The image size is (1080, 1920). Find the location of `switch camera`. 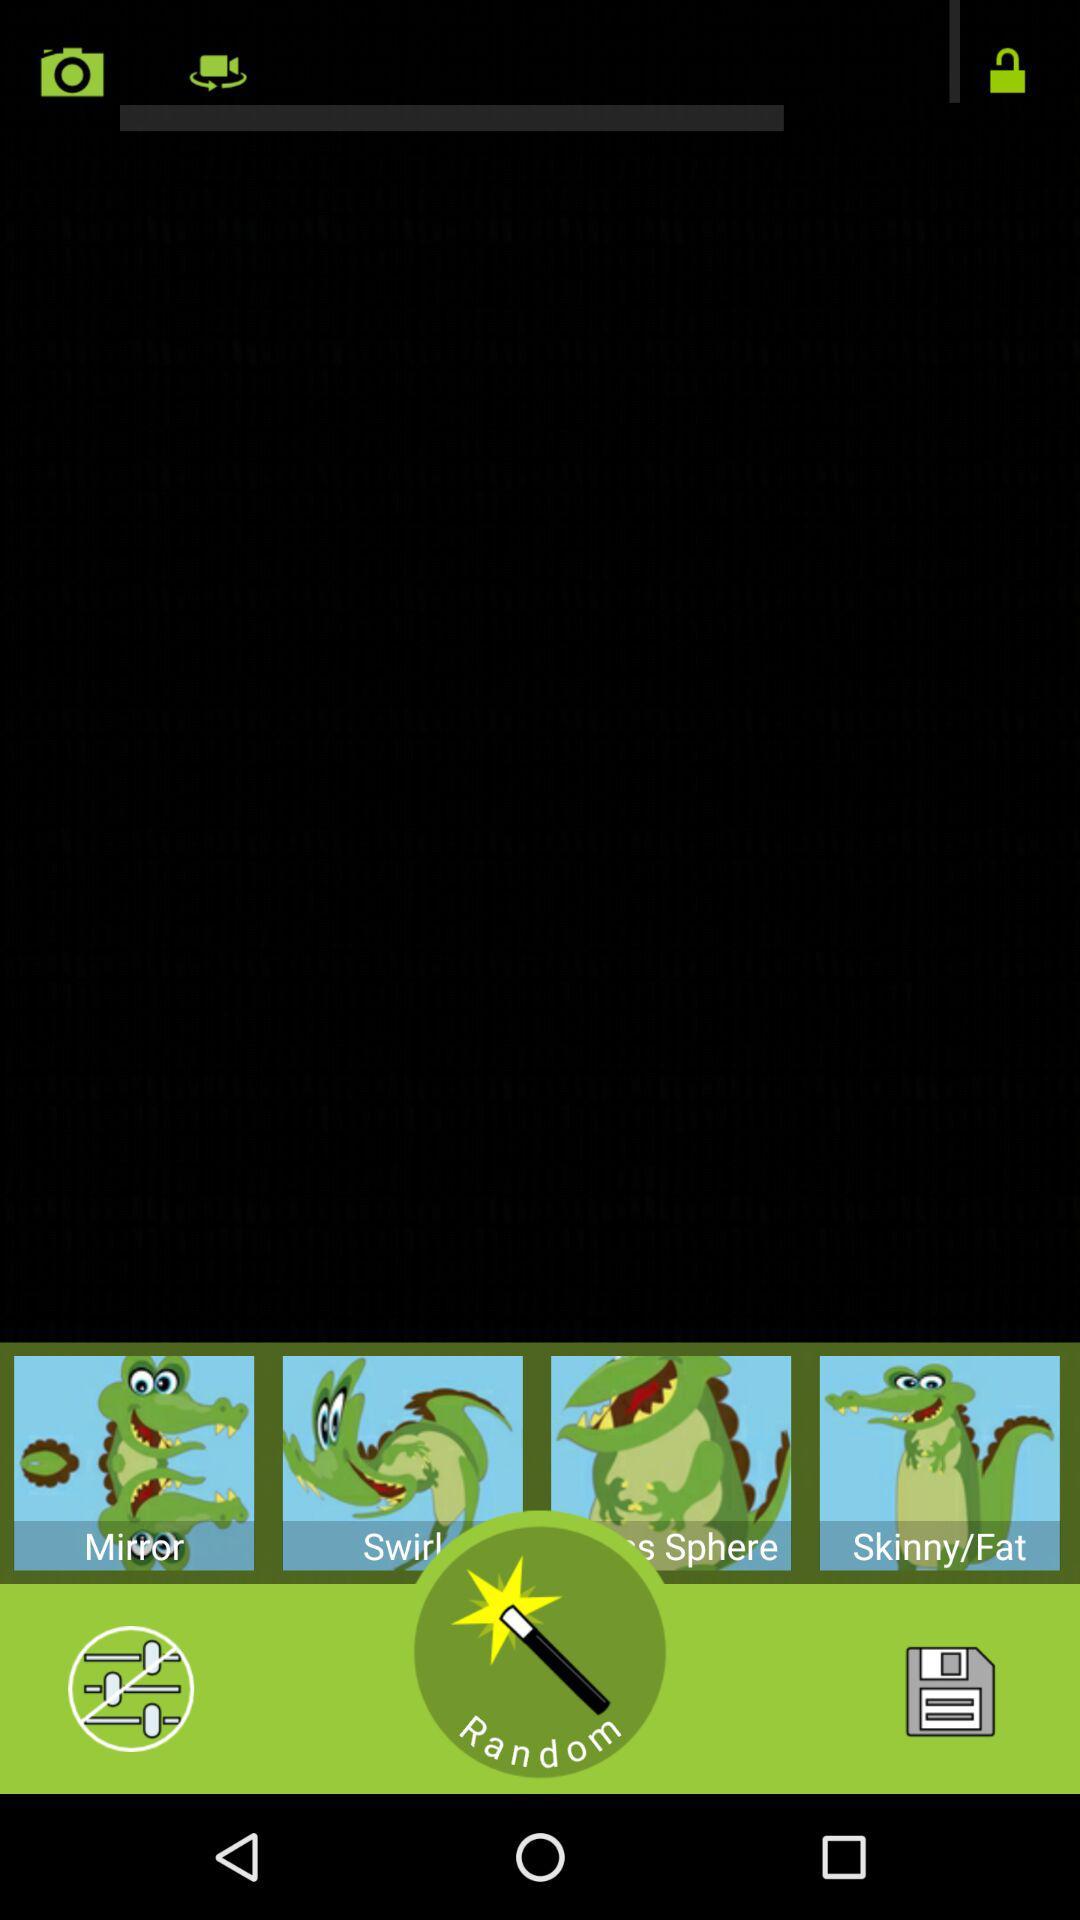

switch camera is located at coordinates (217, 72).